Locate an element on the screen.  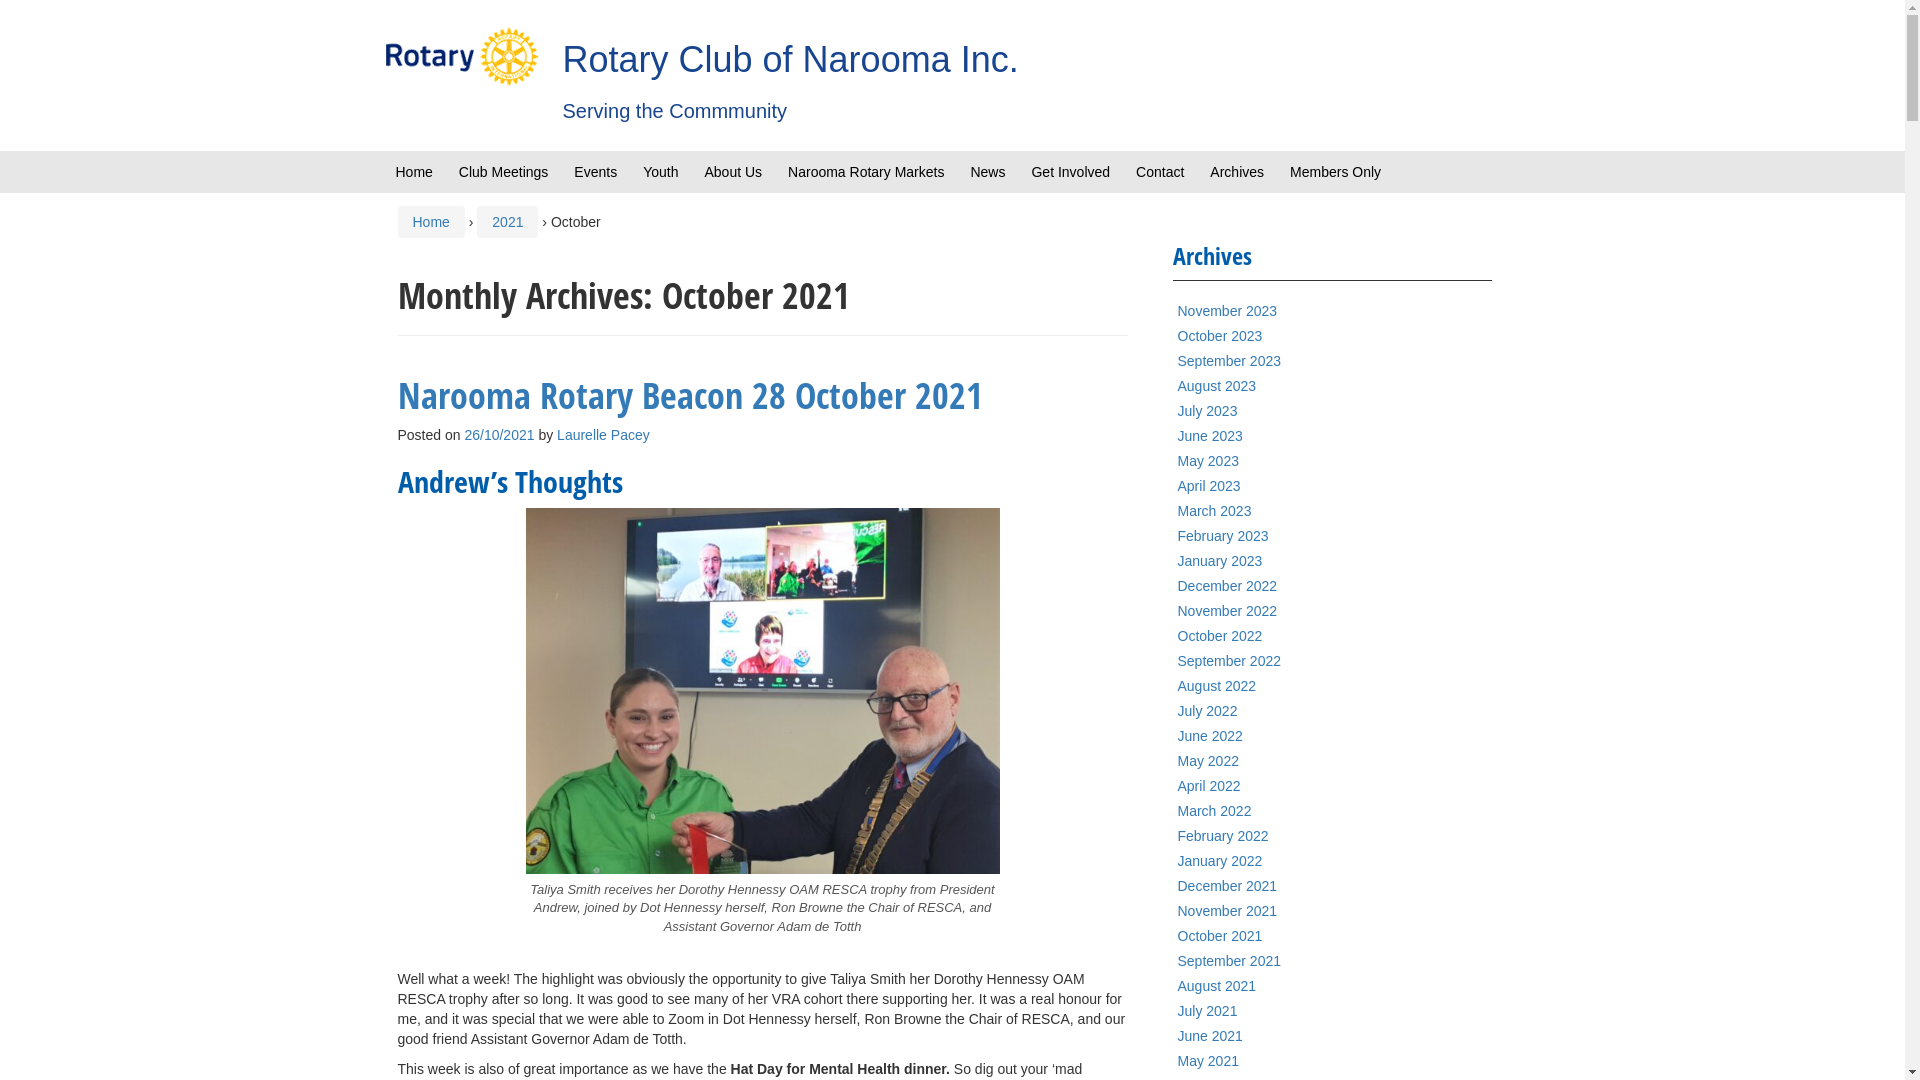
'May 2021' is located at coordinates (1207, 1059).